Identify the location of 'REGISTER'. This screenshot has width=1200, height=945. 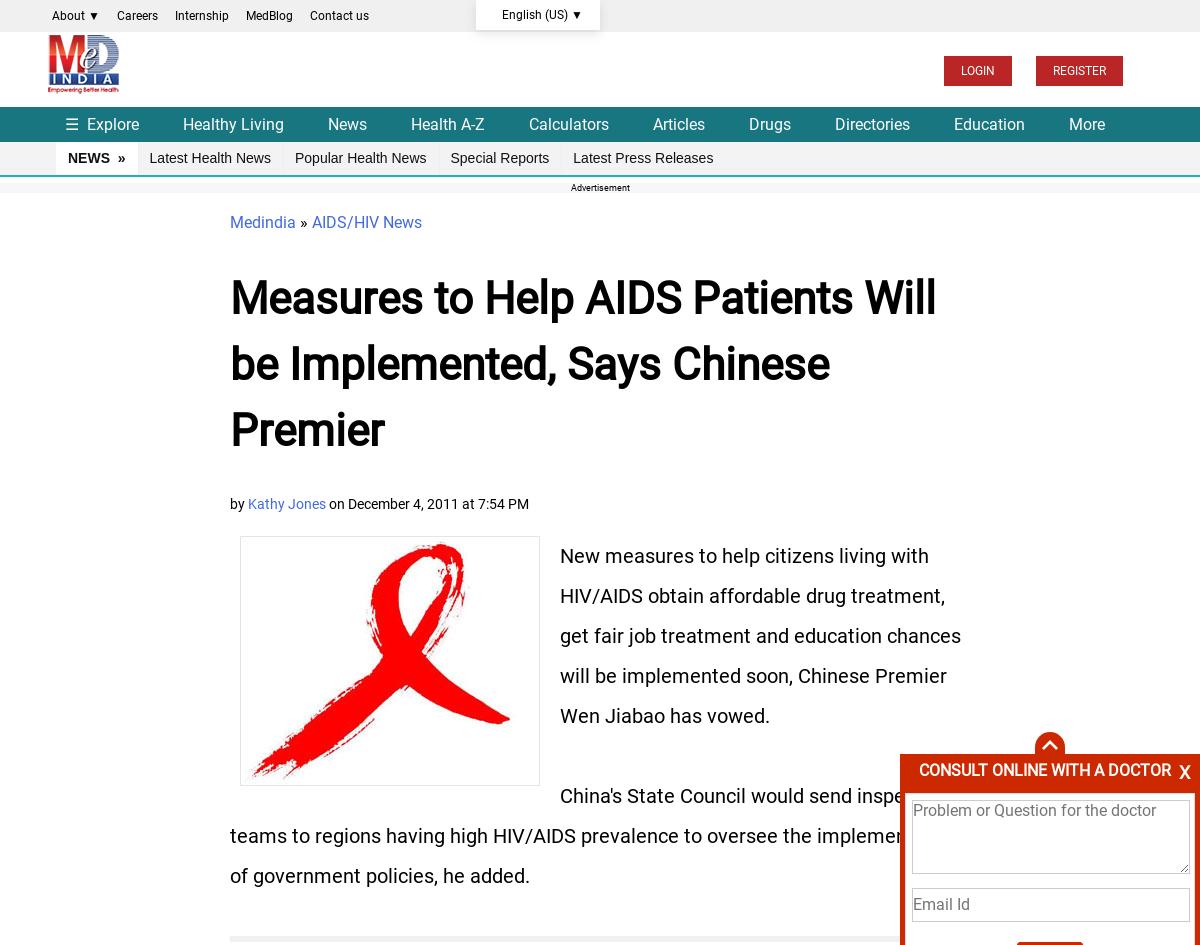
(1051, 69).